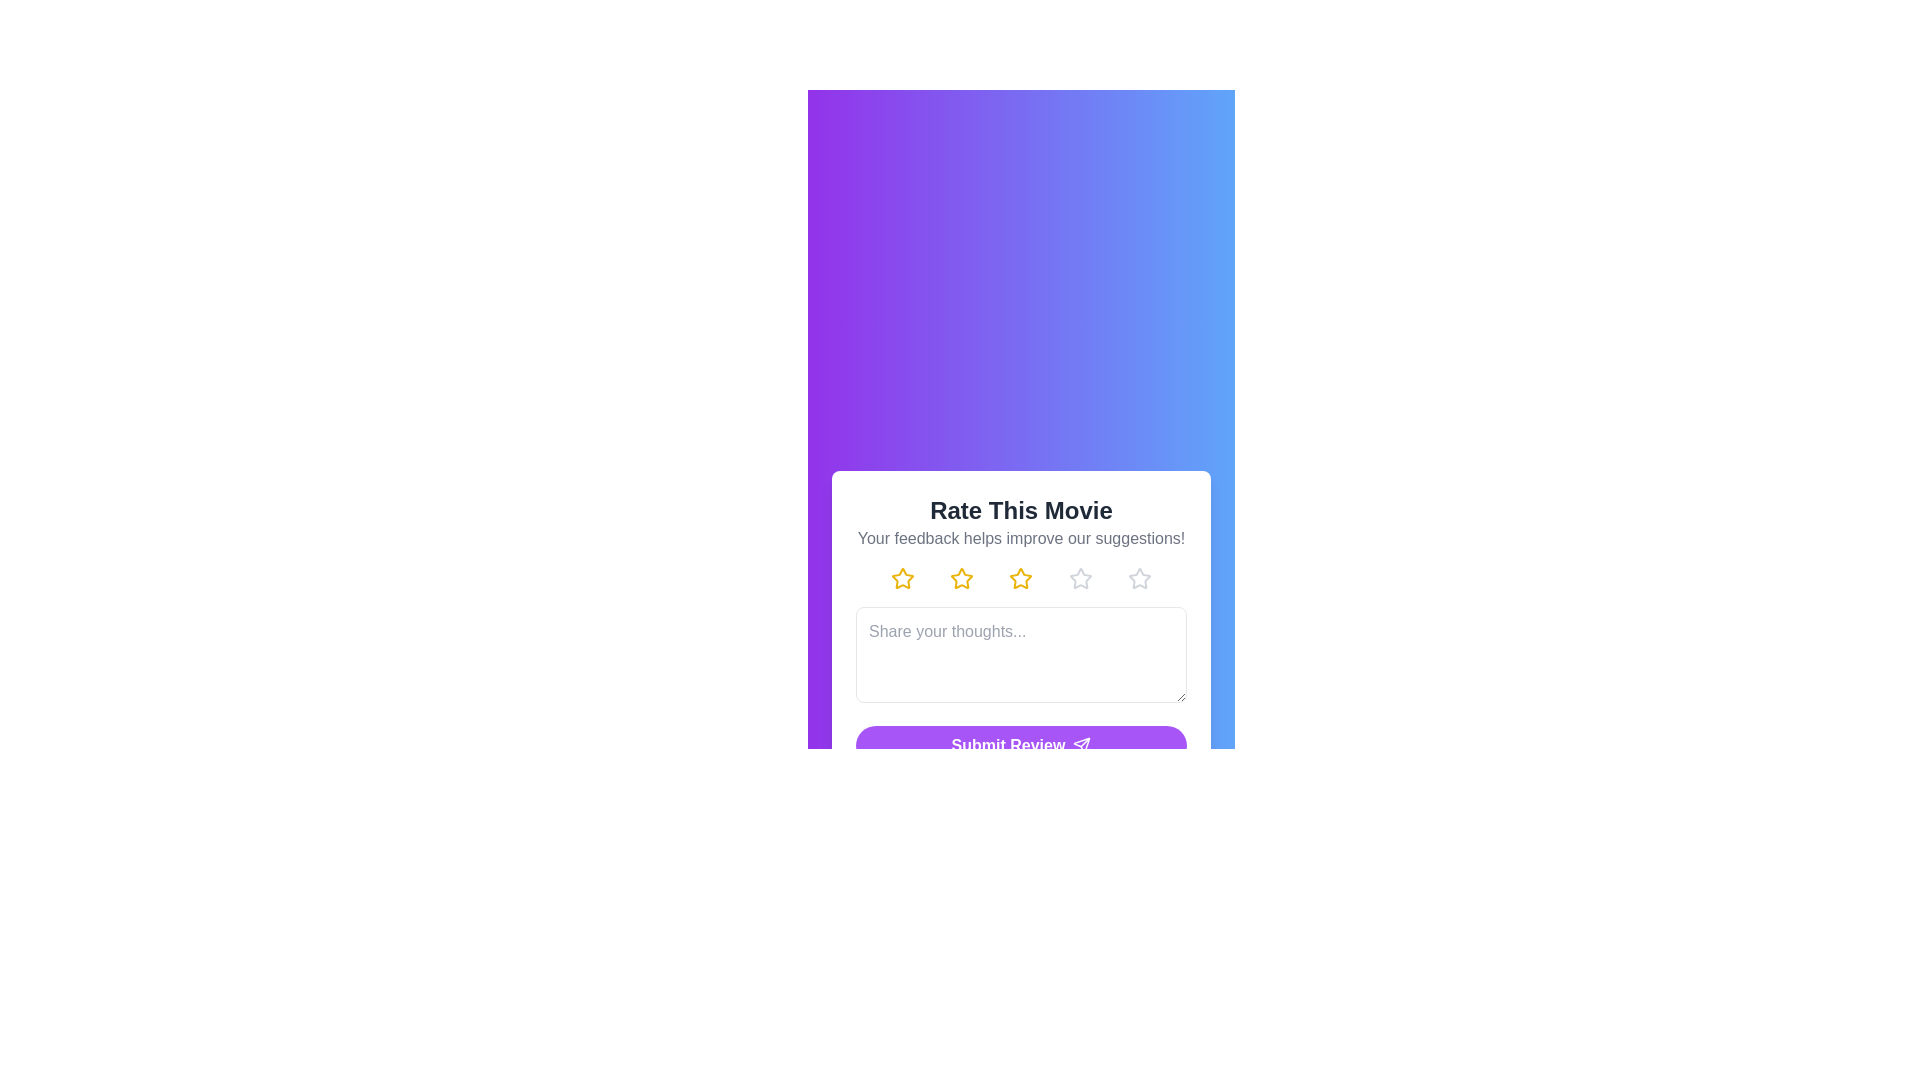  What do you see at coordinates (902, 578) in the screenshot?
I see `the first star-shaped icon in the five-star rating system, which is filled in yellow, to provide visual feedback` at bounding box center [902, 578].